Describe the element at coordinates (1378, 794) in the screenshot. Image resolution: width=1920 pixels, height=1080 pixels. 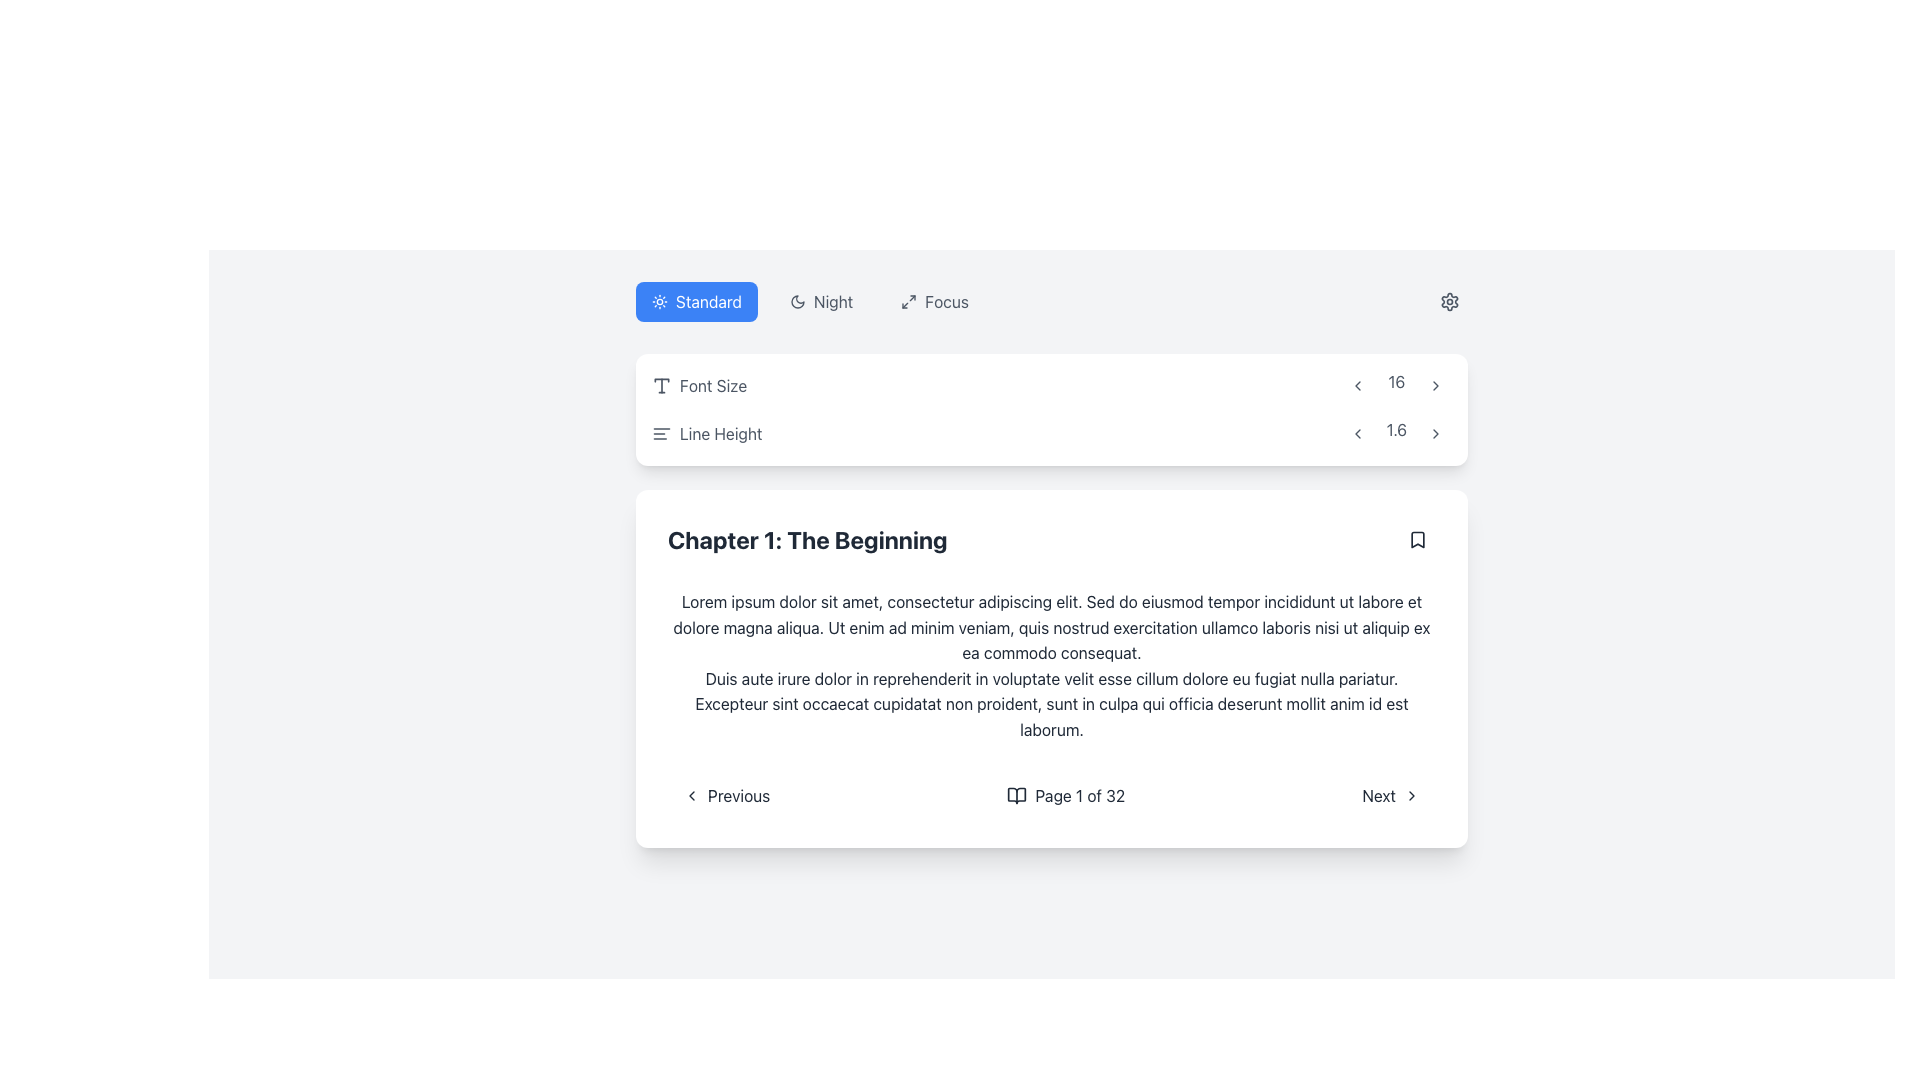
I see `the 'Next' text element within the navigation button, which is styled with rounded corners and positioned` at that location.